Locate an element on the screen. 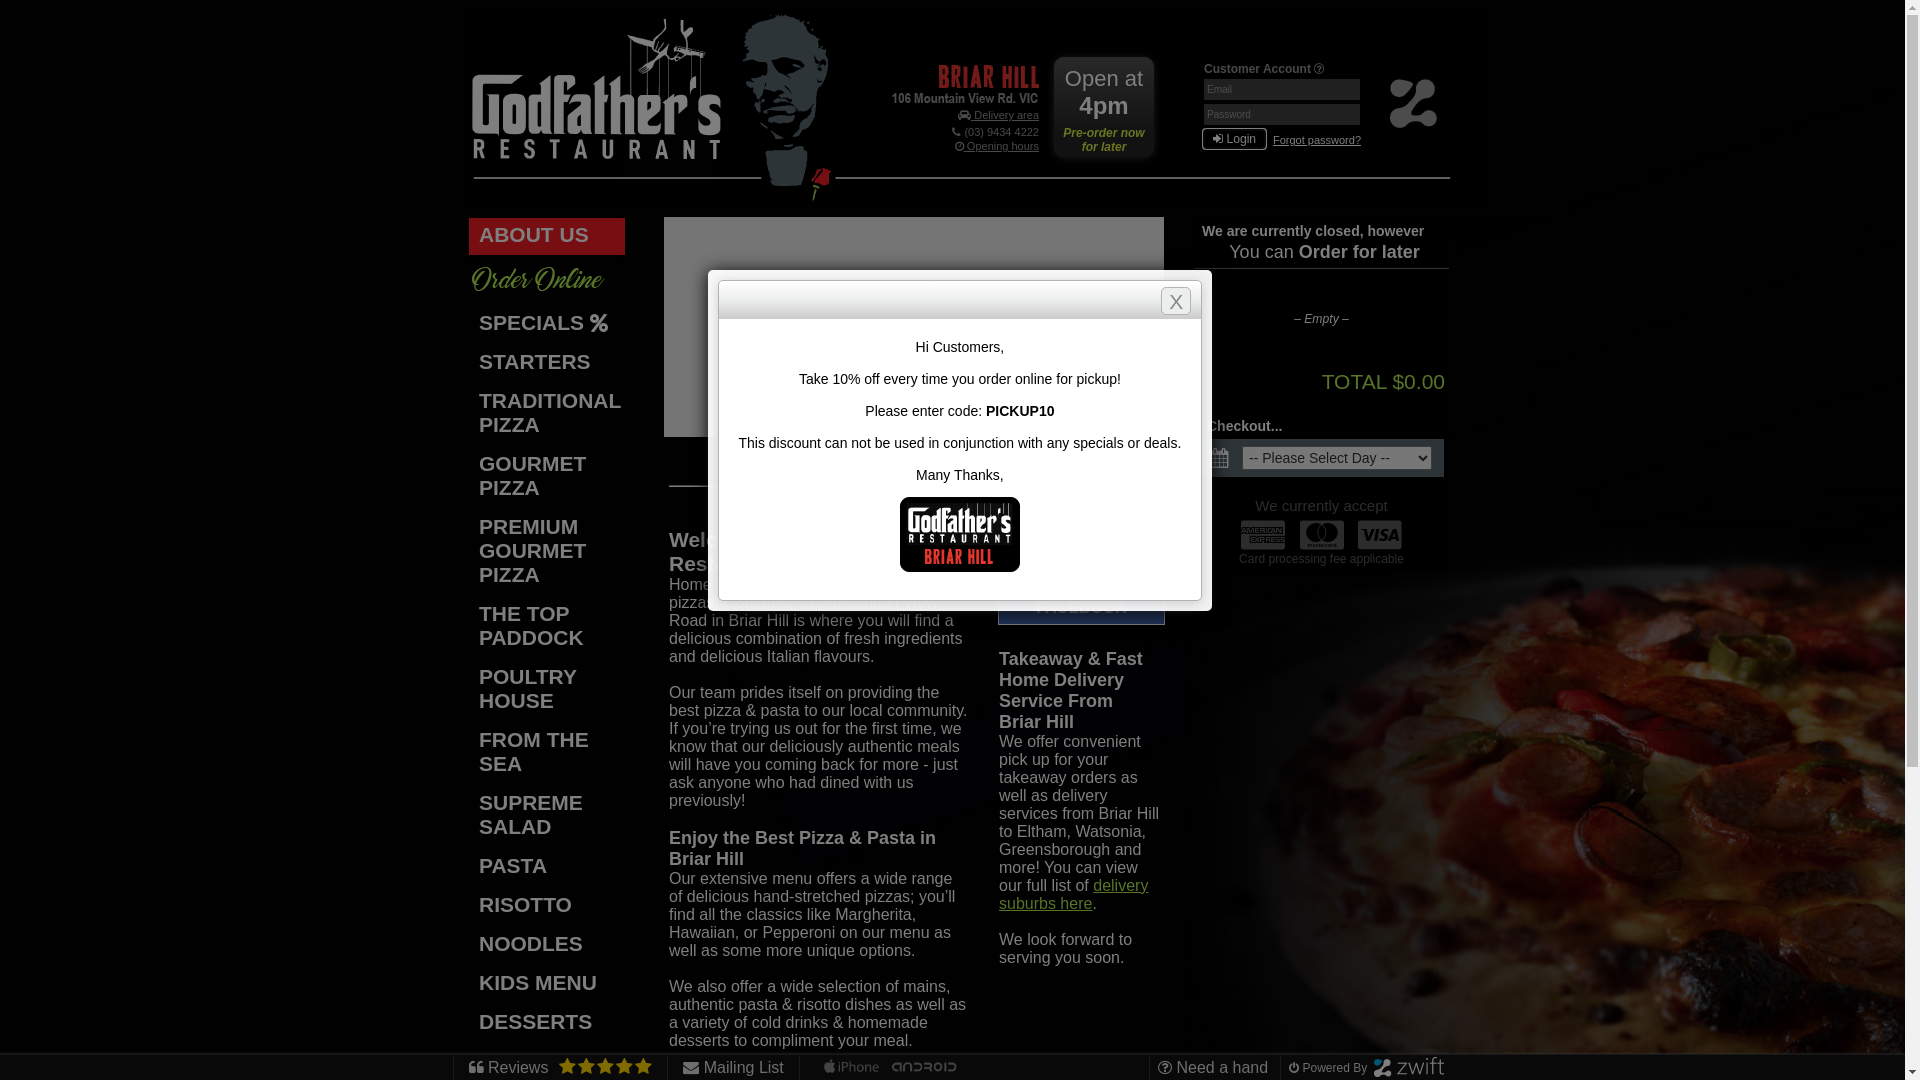 This screenshot has height=1080, width=1920. 'PASTA' is located at coordinates (468, 866).